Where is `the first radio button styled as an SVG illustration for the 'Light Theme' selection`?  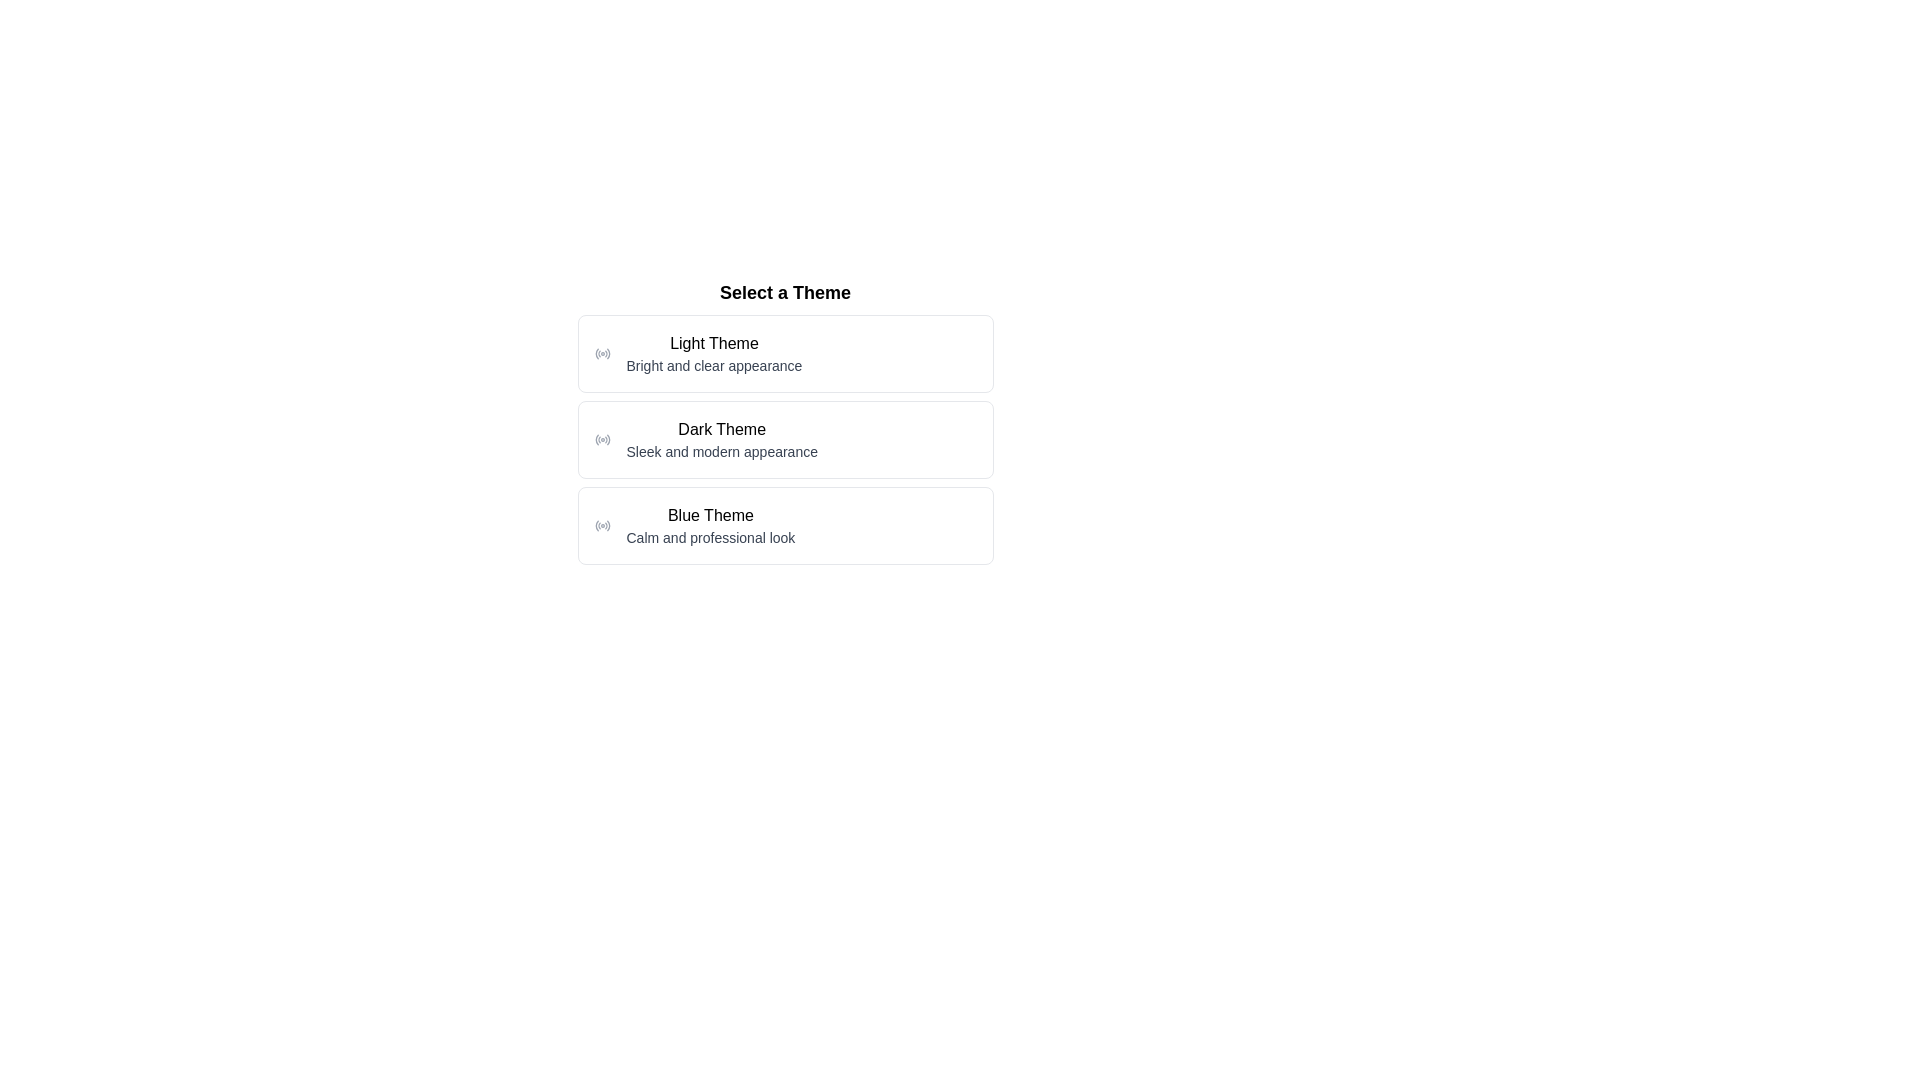
the first radio button styled as an SVG illustration for the 'Light Theme' selection is located at coordinates (601, 353).